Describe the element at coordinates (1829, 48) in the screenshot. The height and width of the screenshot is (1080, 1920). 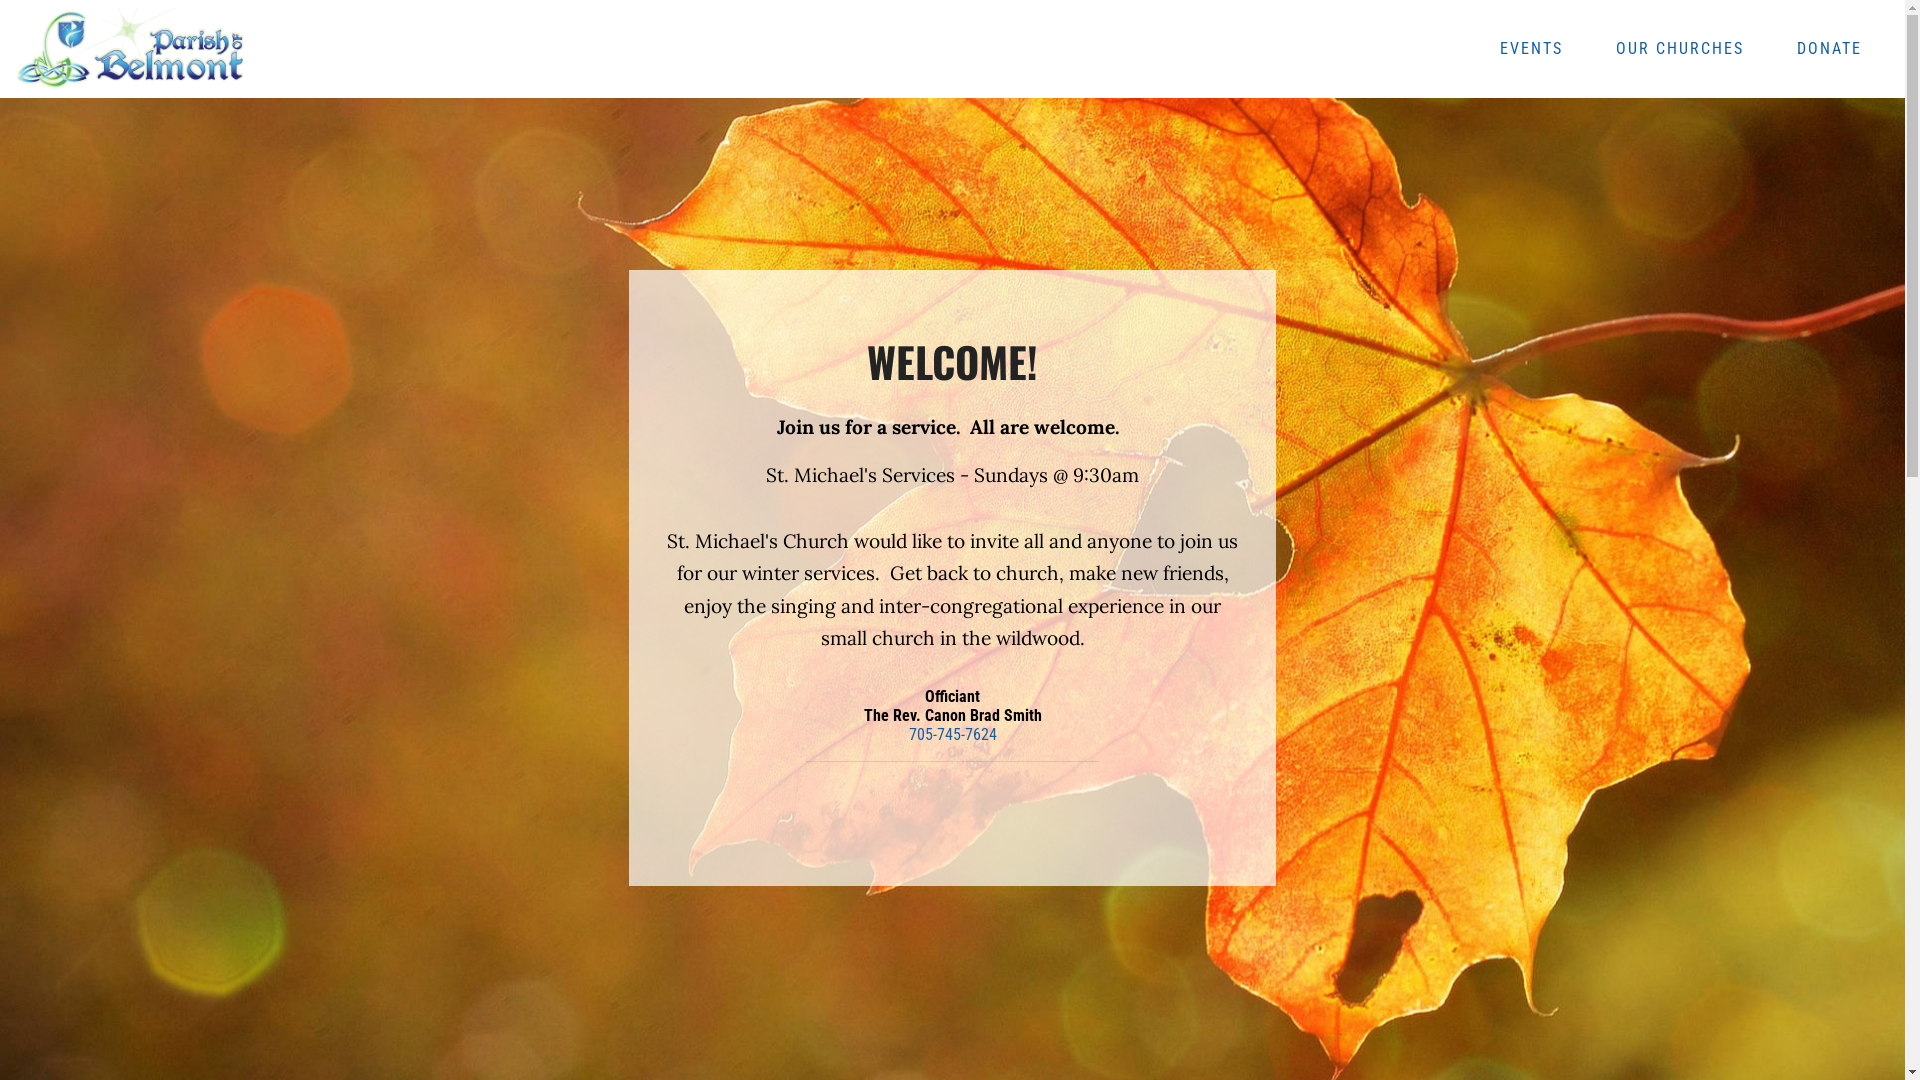
I see `'DONATE'` at that location.